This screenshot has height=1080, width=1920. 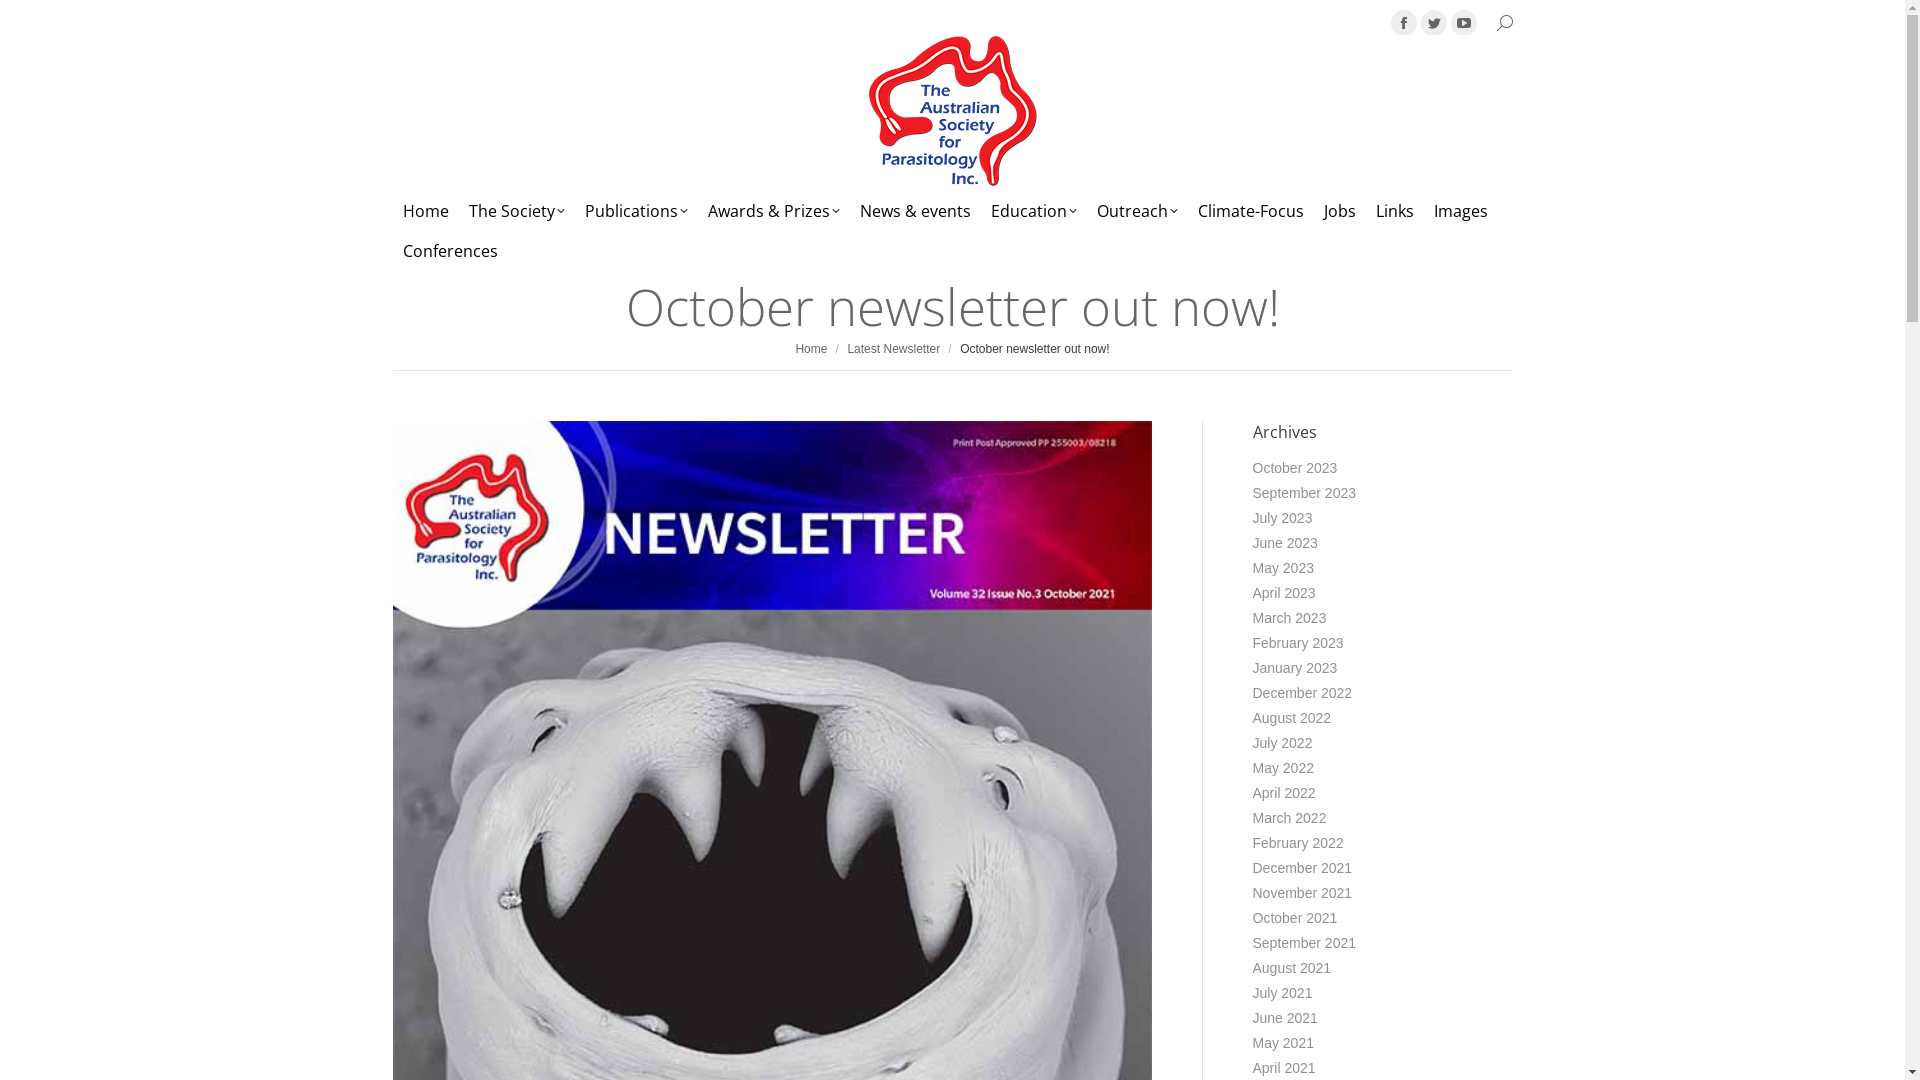 What do you see at coordinates (515, 211) in the screenshot?
I see `'The Society'` at bounding box center [515, 211].